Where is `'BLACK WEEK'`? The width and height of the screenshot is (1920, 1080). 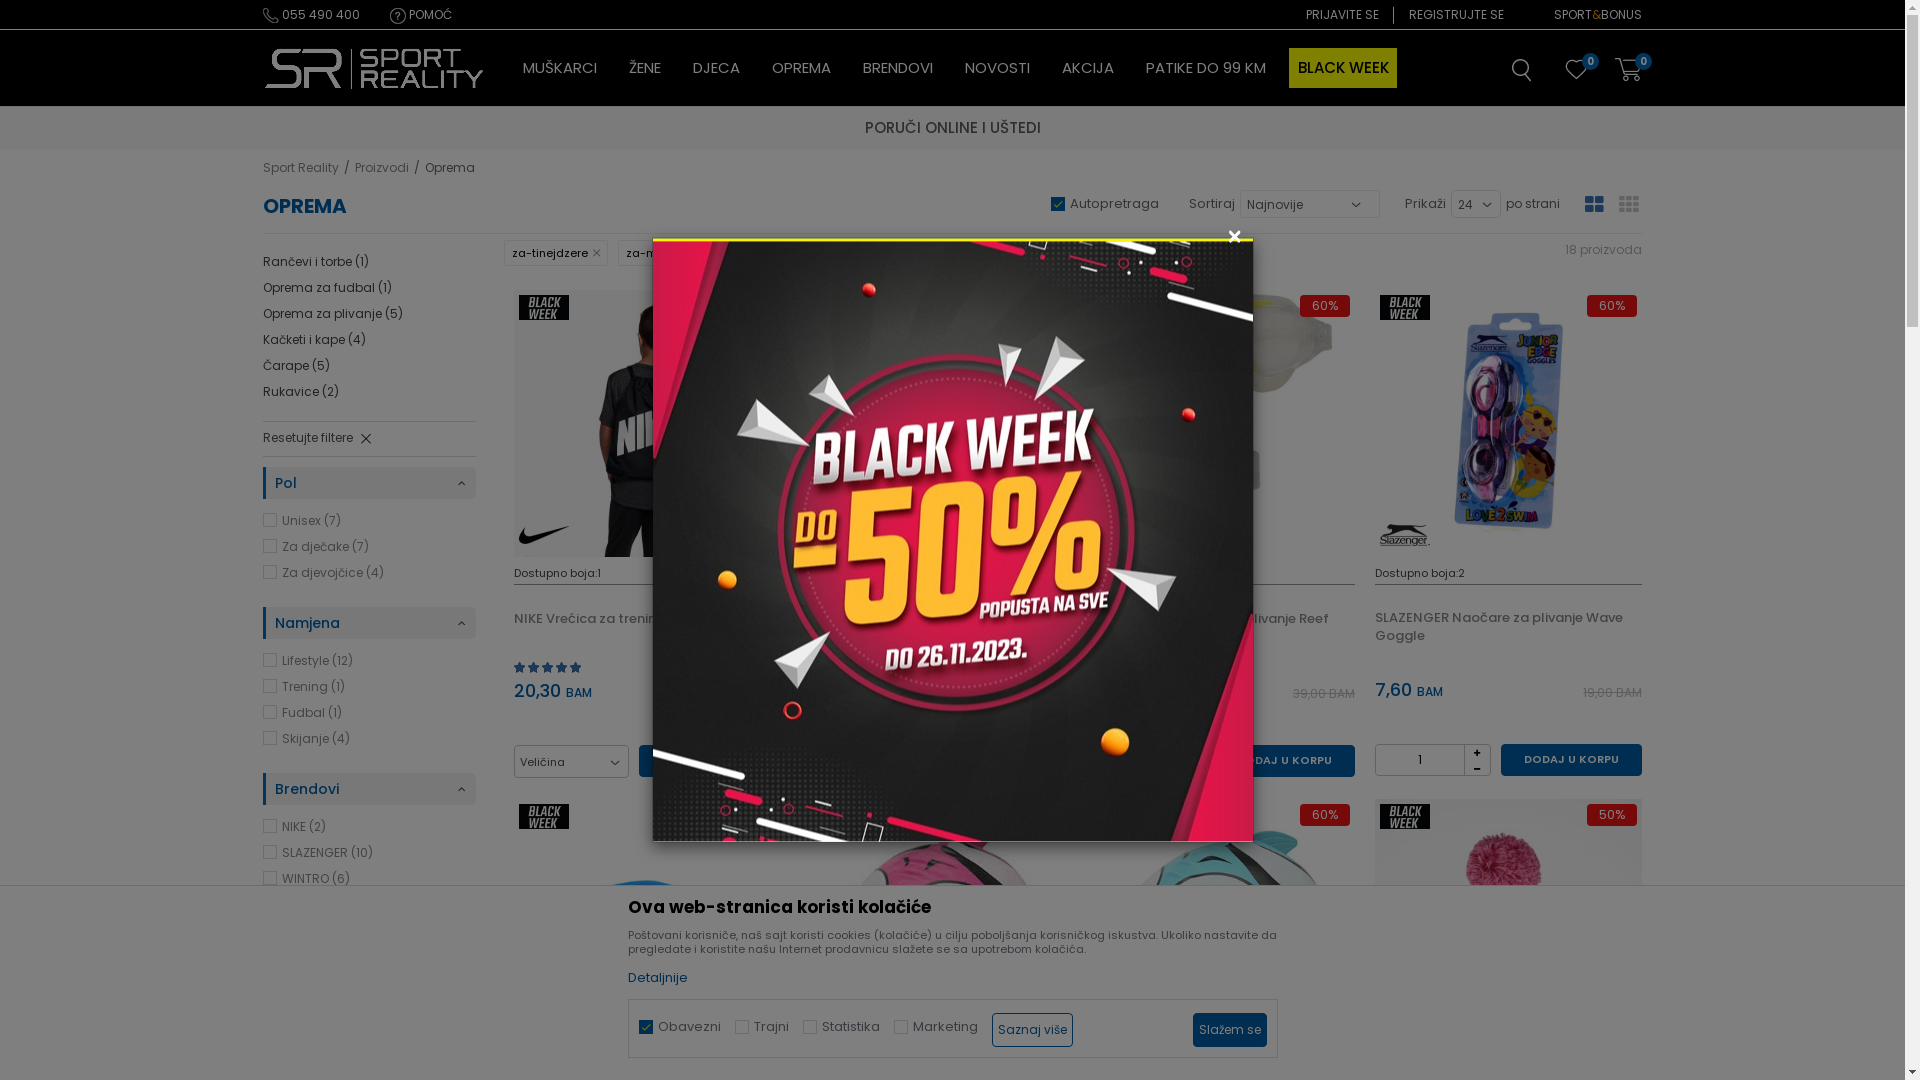
'BLACK WEEK' is located at coordinates (1343, 67).